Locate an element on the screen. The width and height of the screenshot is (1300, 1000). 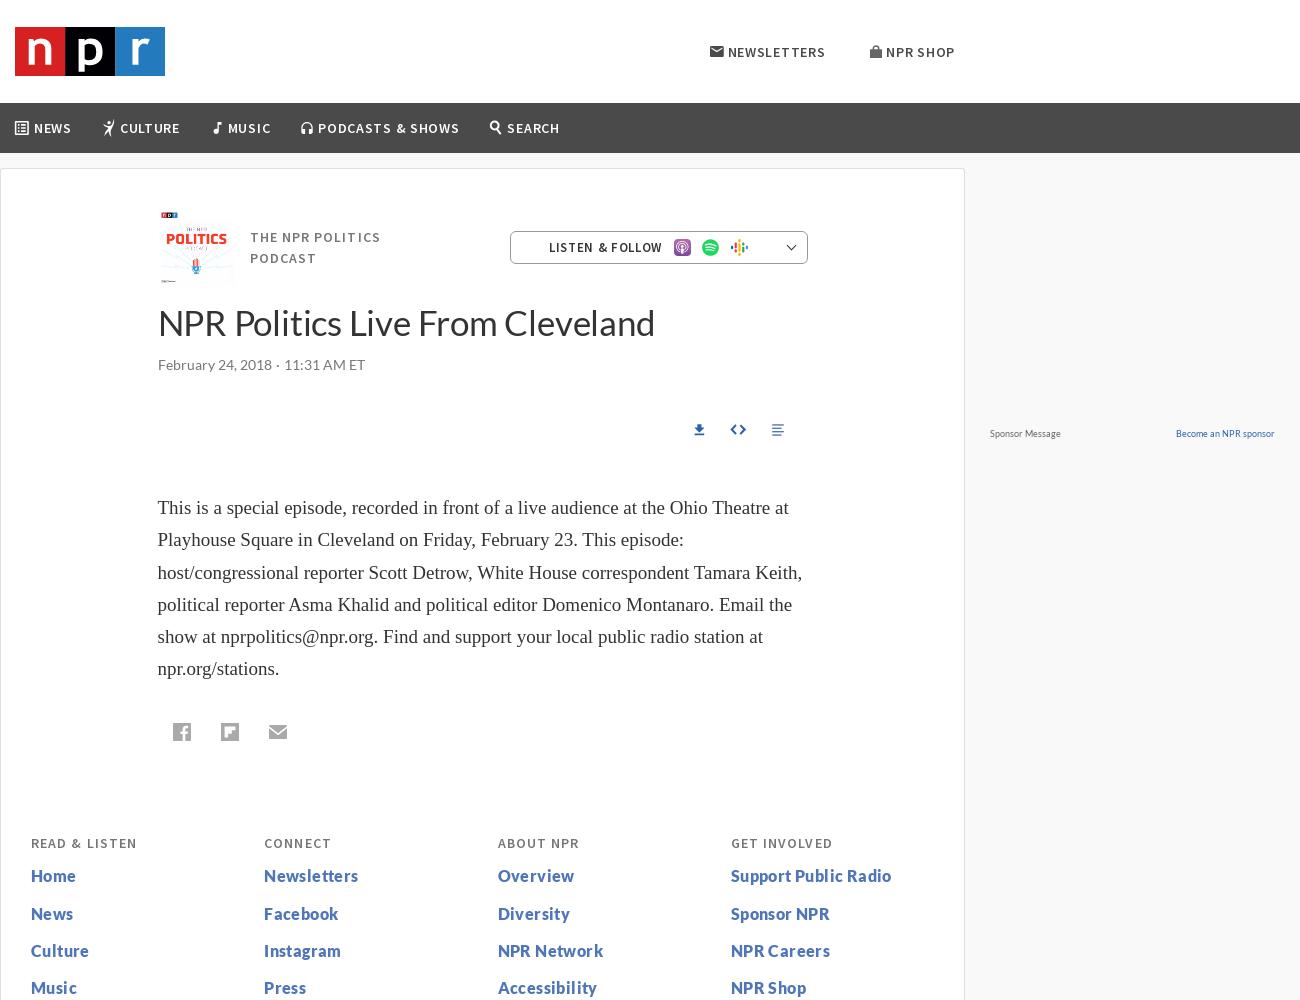
'Facebook' is located at coordinates (300, 912).